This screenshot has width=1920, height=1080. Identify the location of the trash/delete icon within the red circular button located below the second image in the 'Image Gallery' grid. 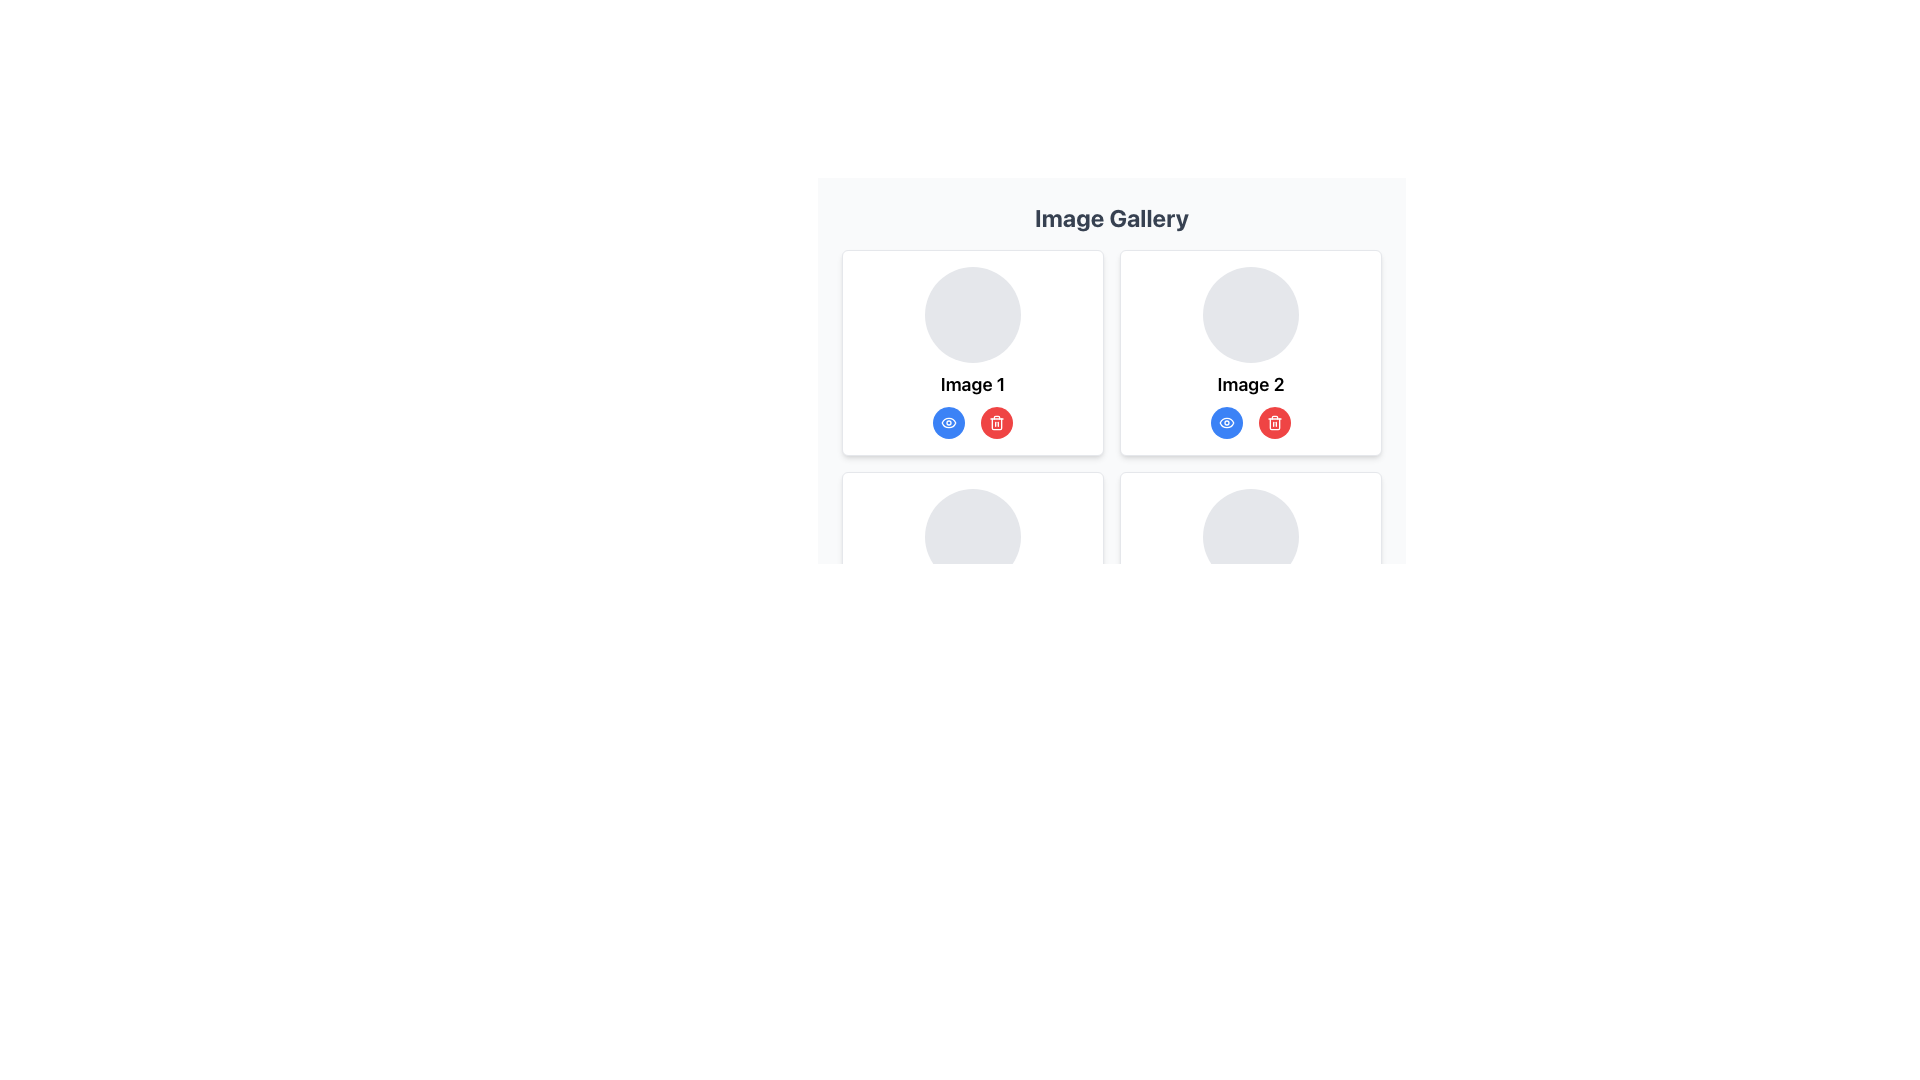
(1274, 422).